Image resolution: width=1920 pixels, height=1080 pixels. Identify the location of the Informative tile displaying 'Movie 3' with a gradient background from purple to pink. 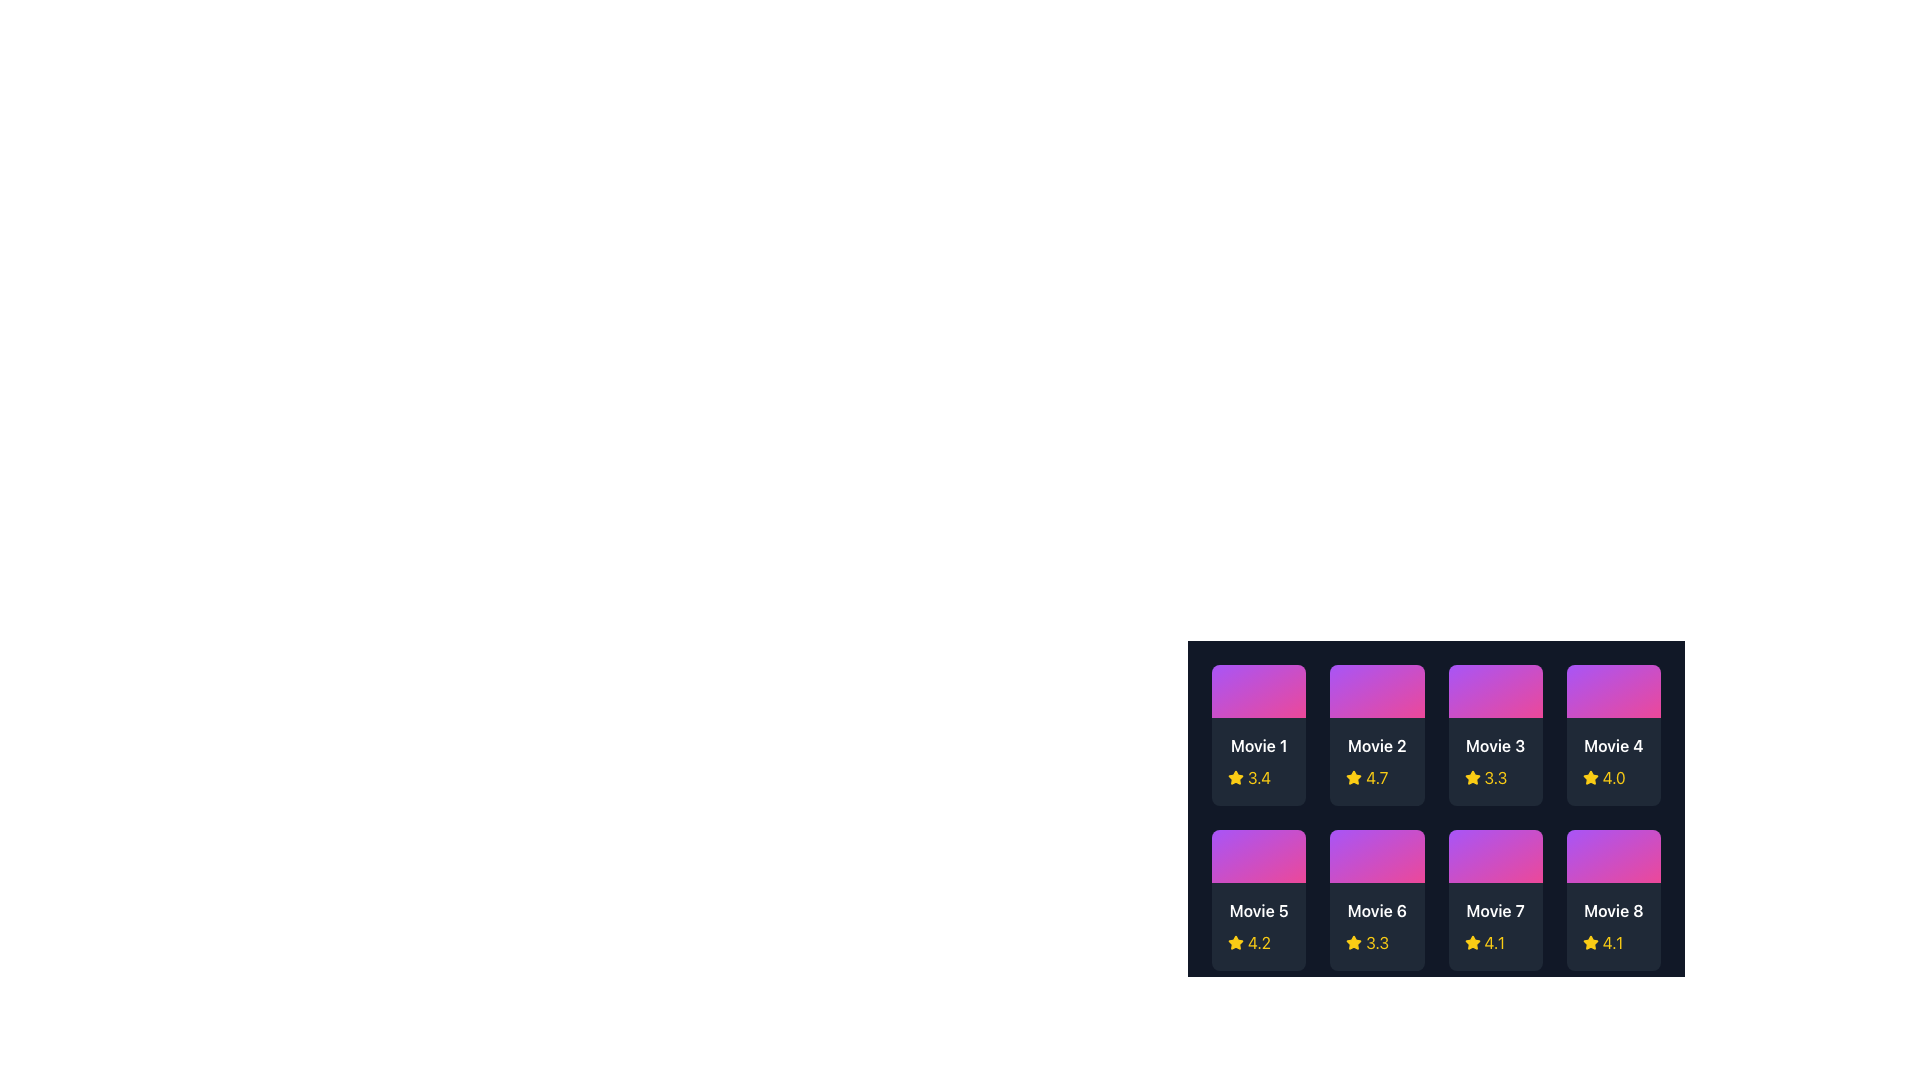
(1495, 735).